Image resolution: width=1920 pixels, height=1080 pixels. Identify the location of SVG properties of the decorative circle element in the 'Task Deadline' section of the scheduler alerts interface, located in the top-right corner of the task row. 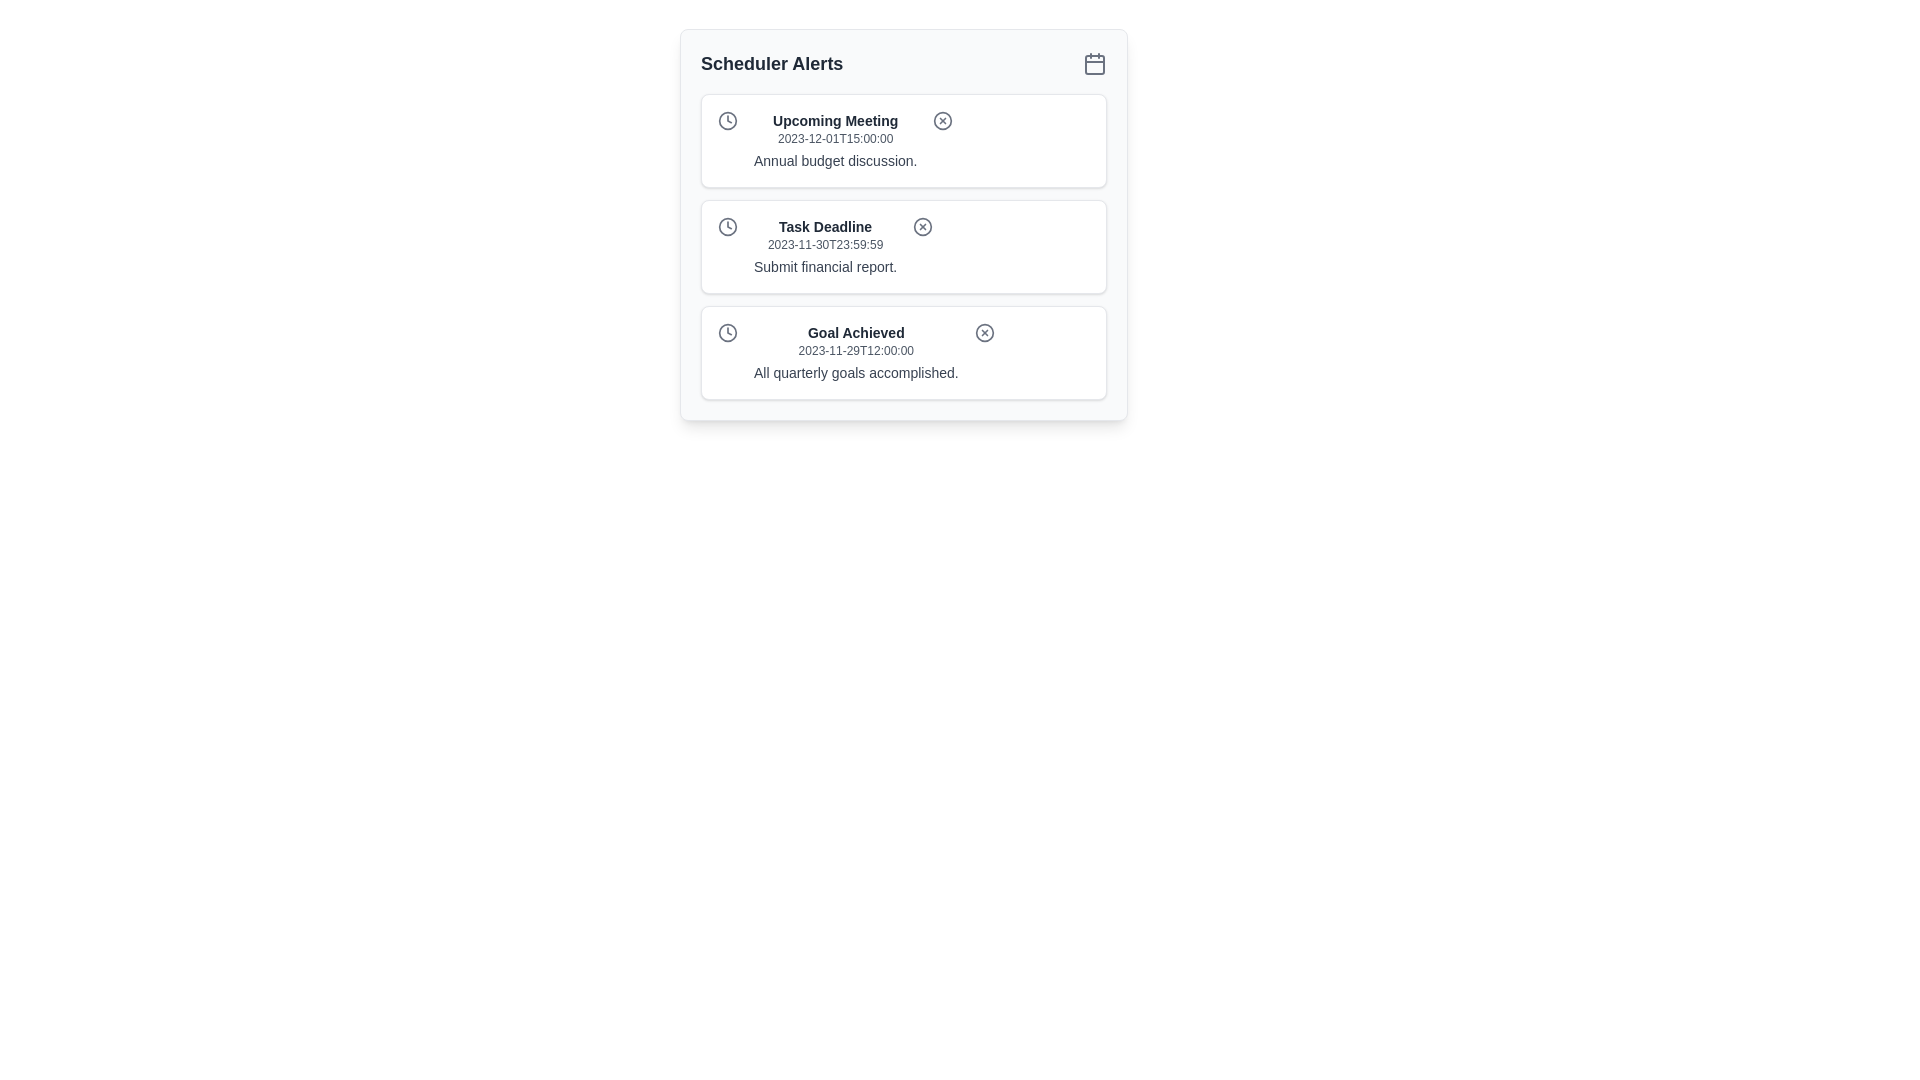
(922, 226).